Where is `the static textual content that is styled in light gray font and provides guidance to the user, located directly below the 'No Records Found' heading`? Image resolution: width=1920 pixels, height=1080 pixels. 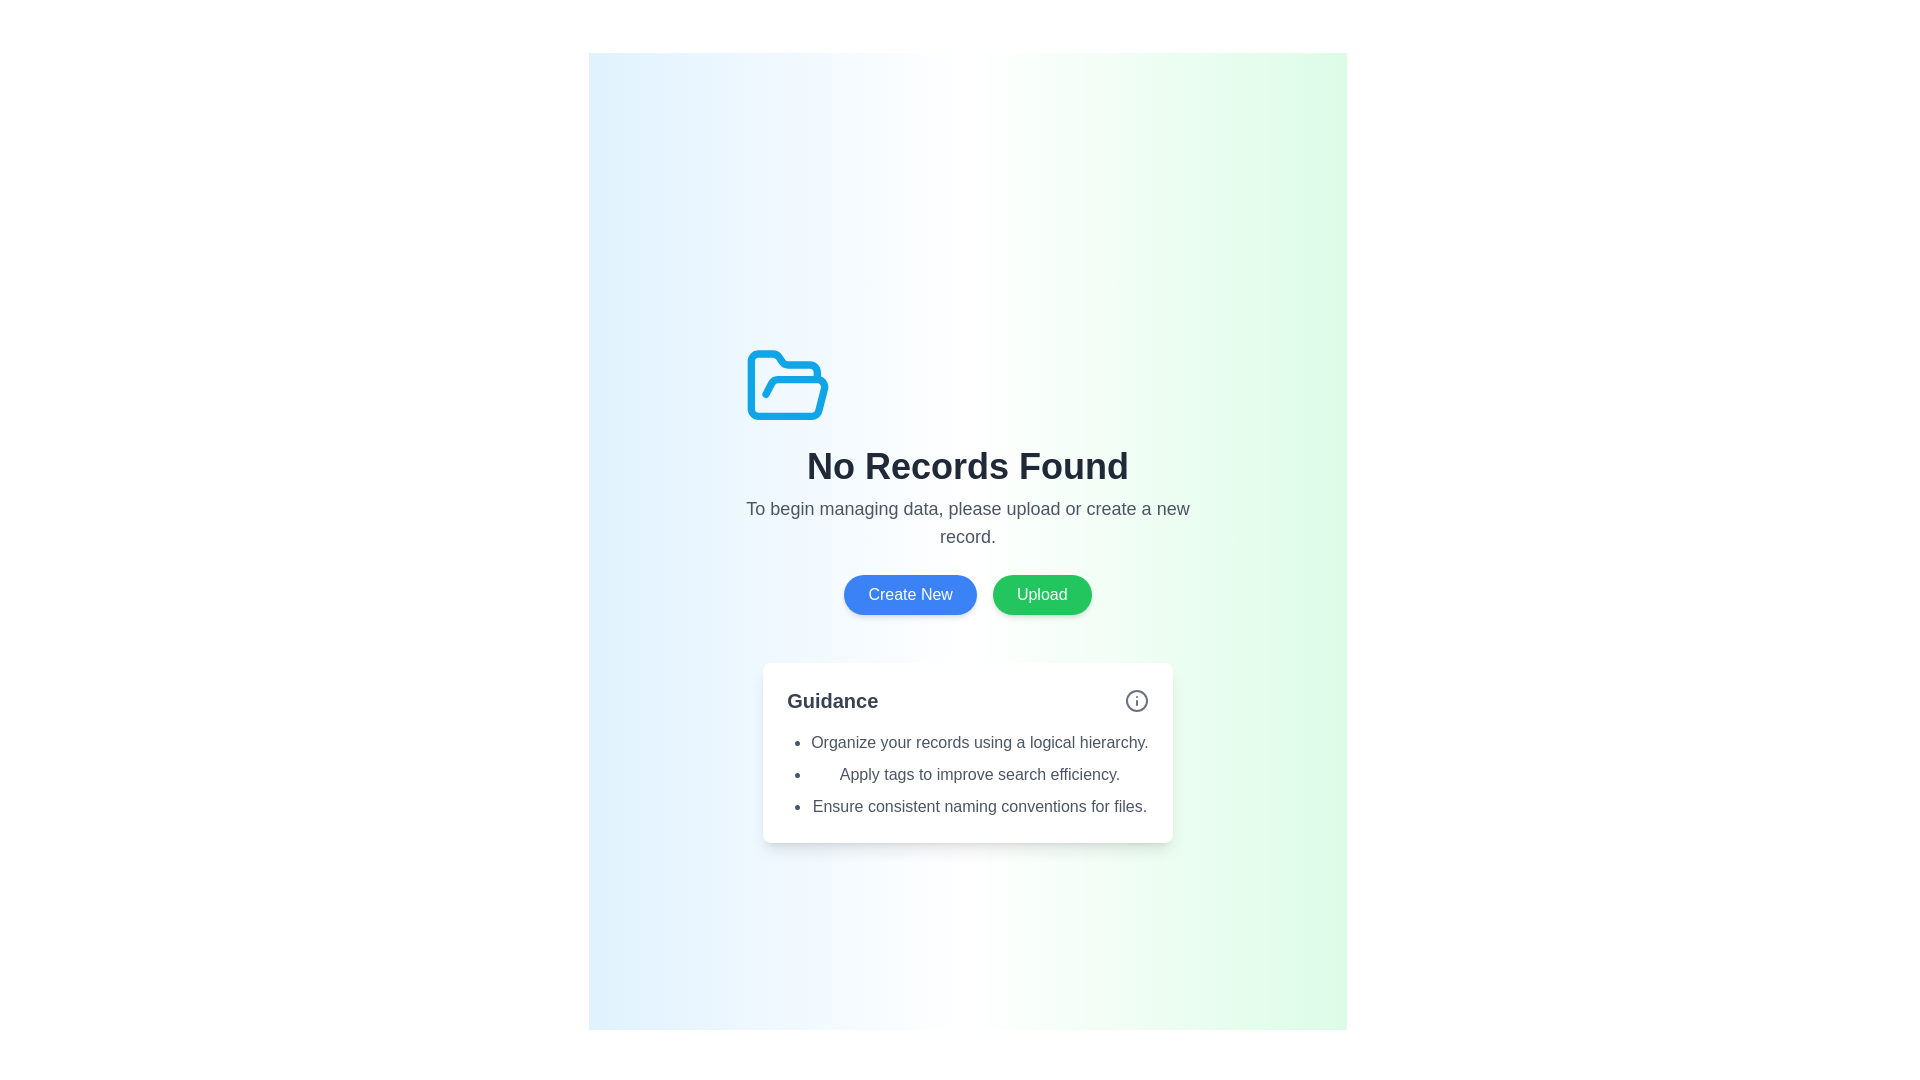
the static textual content that is styled in light gray font and provides guidance to the user, located directly below the 'No Records Found' heading is located at coordinates (968, 522).